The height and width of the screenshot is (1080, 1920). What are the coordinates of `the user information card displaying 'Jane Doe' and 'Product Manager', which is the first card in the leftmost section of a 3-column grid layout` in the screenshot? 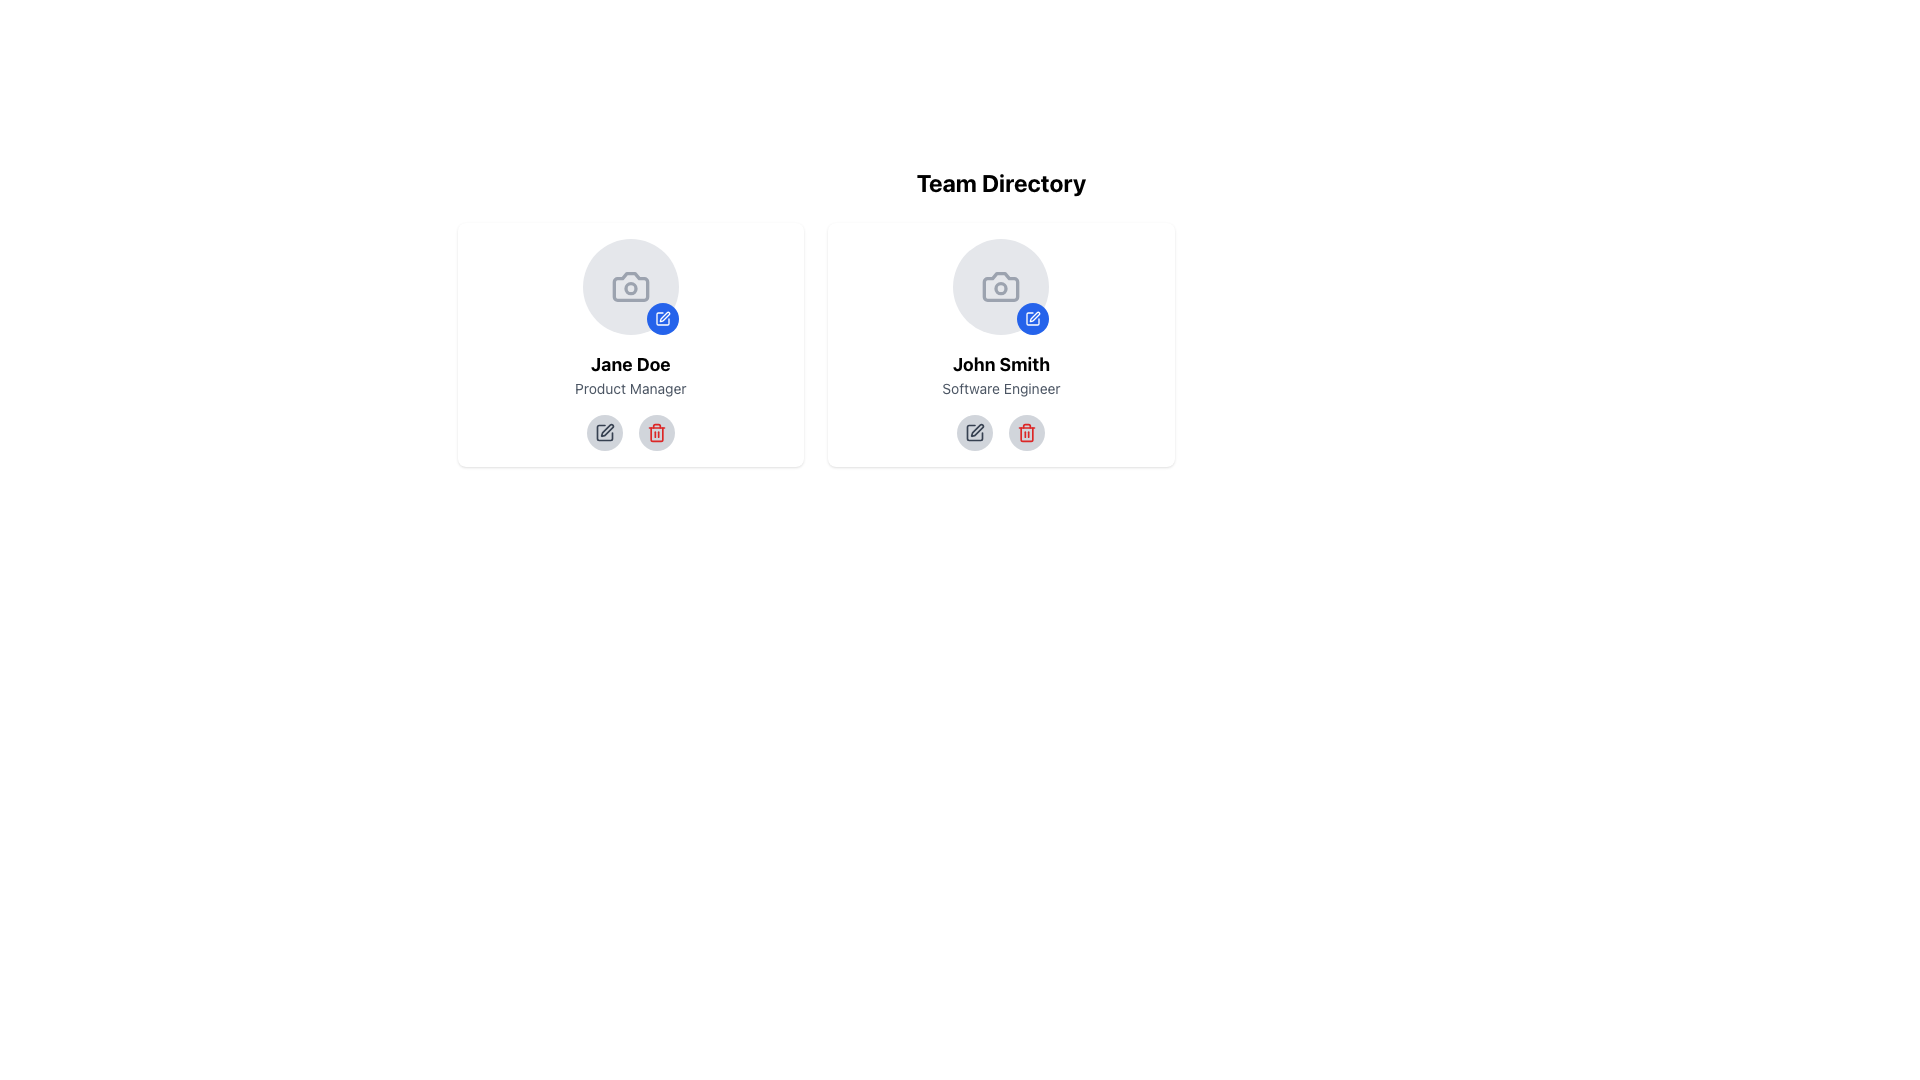 It's located at (629, 343).